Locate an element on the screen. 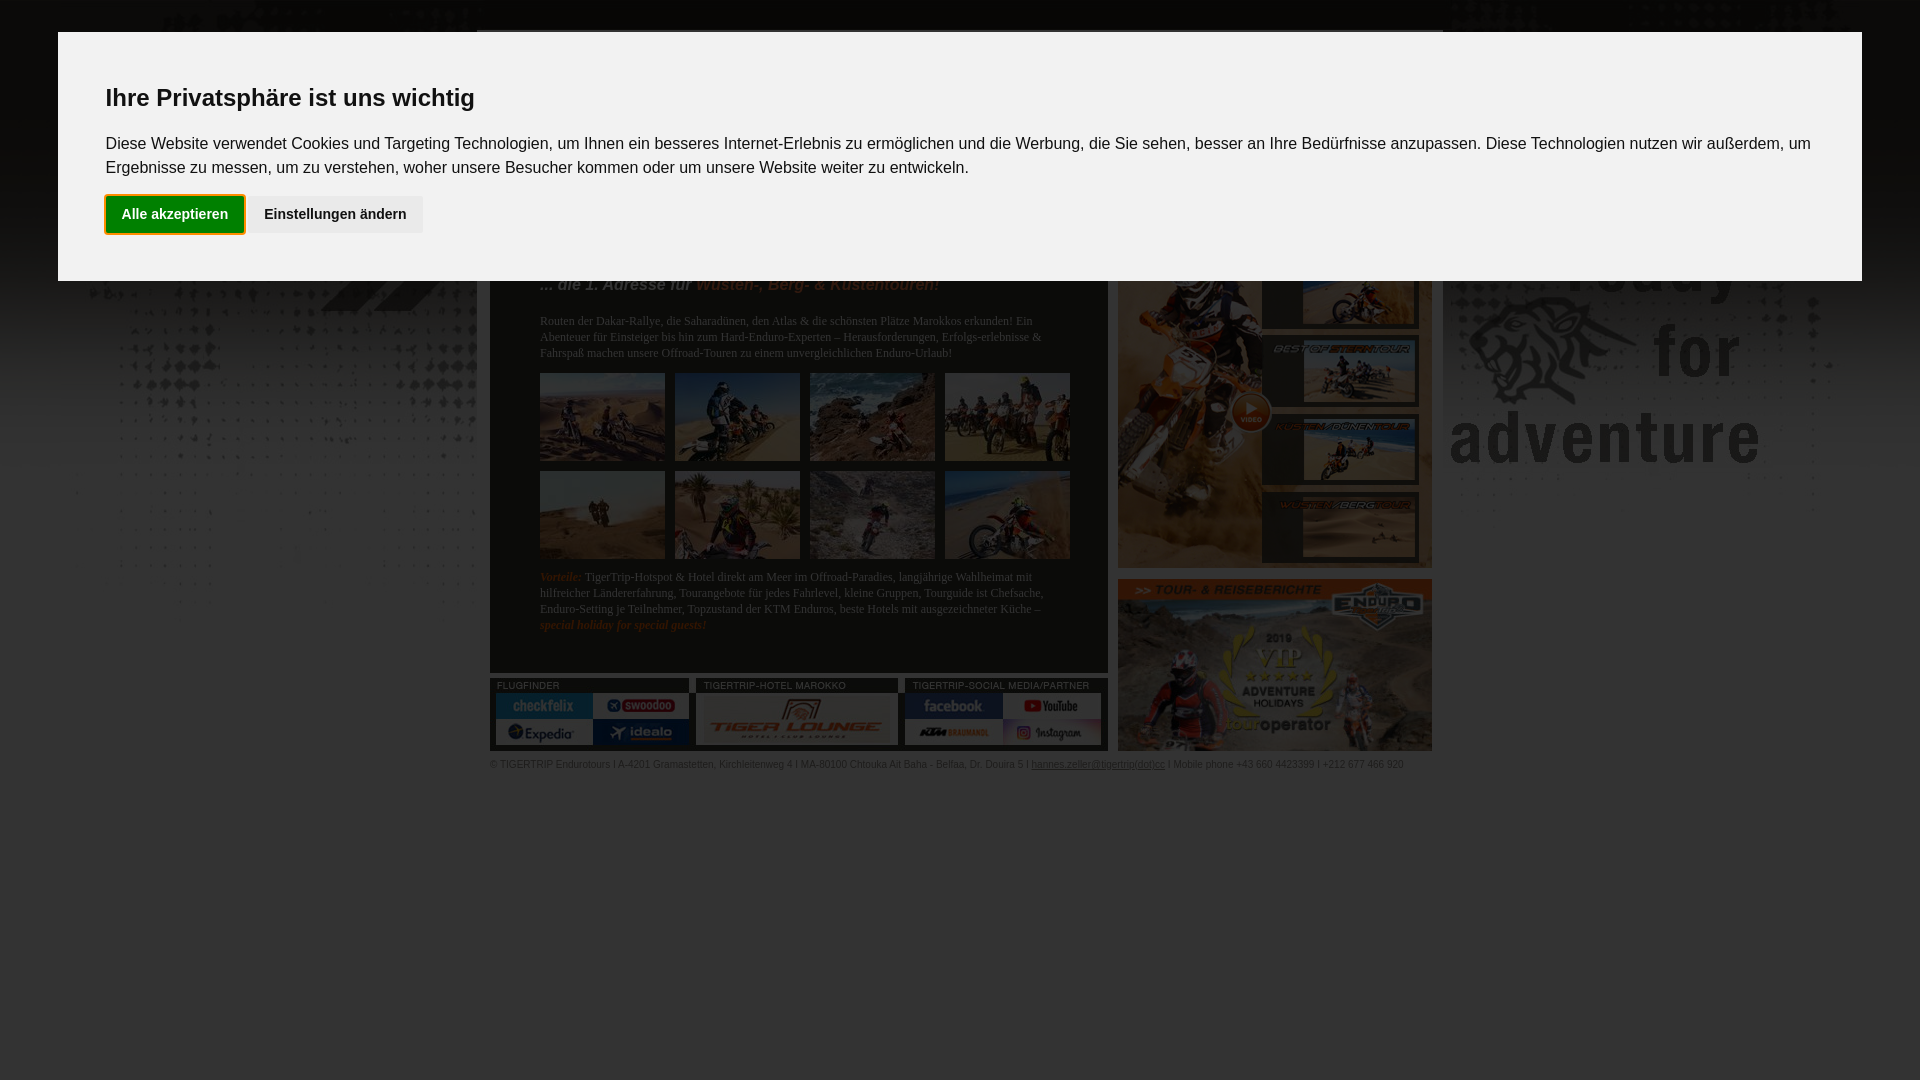 The image size is (1920, 1080). 'hannes.zeller@tigertrip(dot)cc' is located at coordinates (1098, 764).